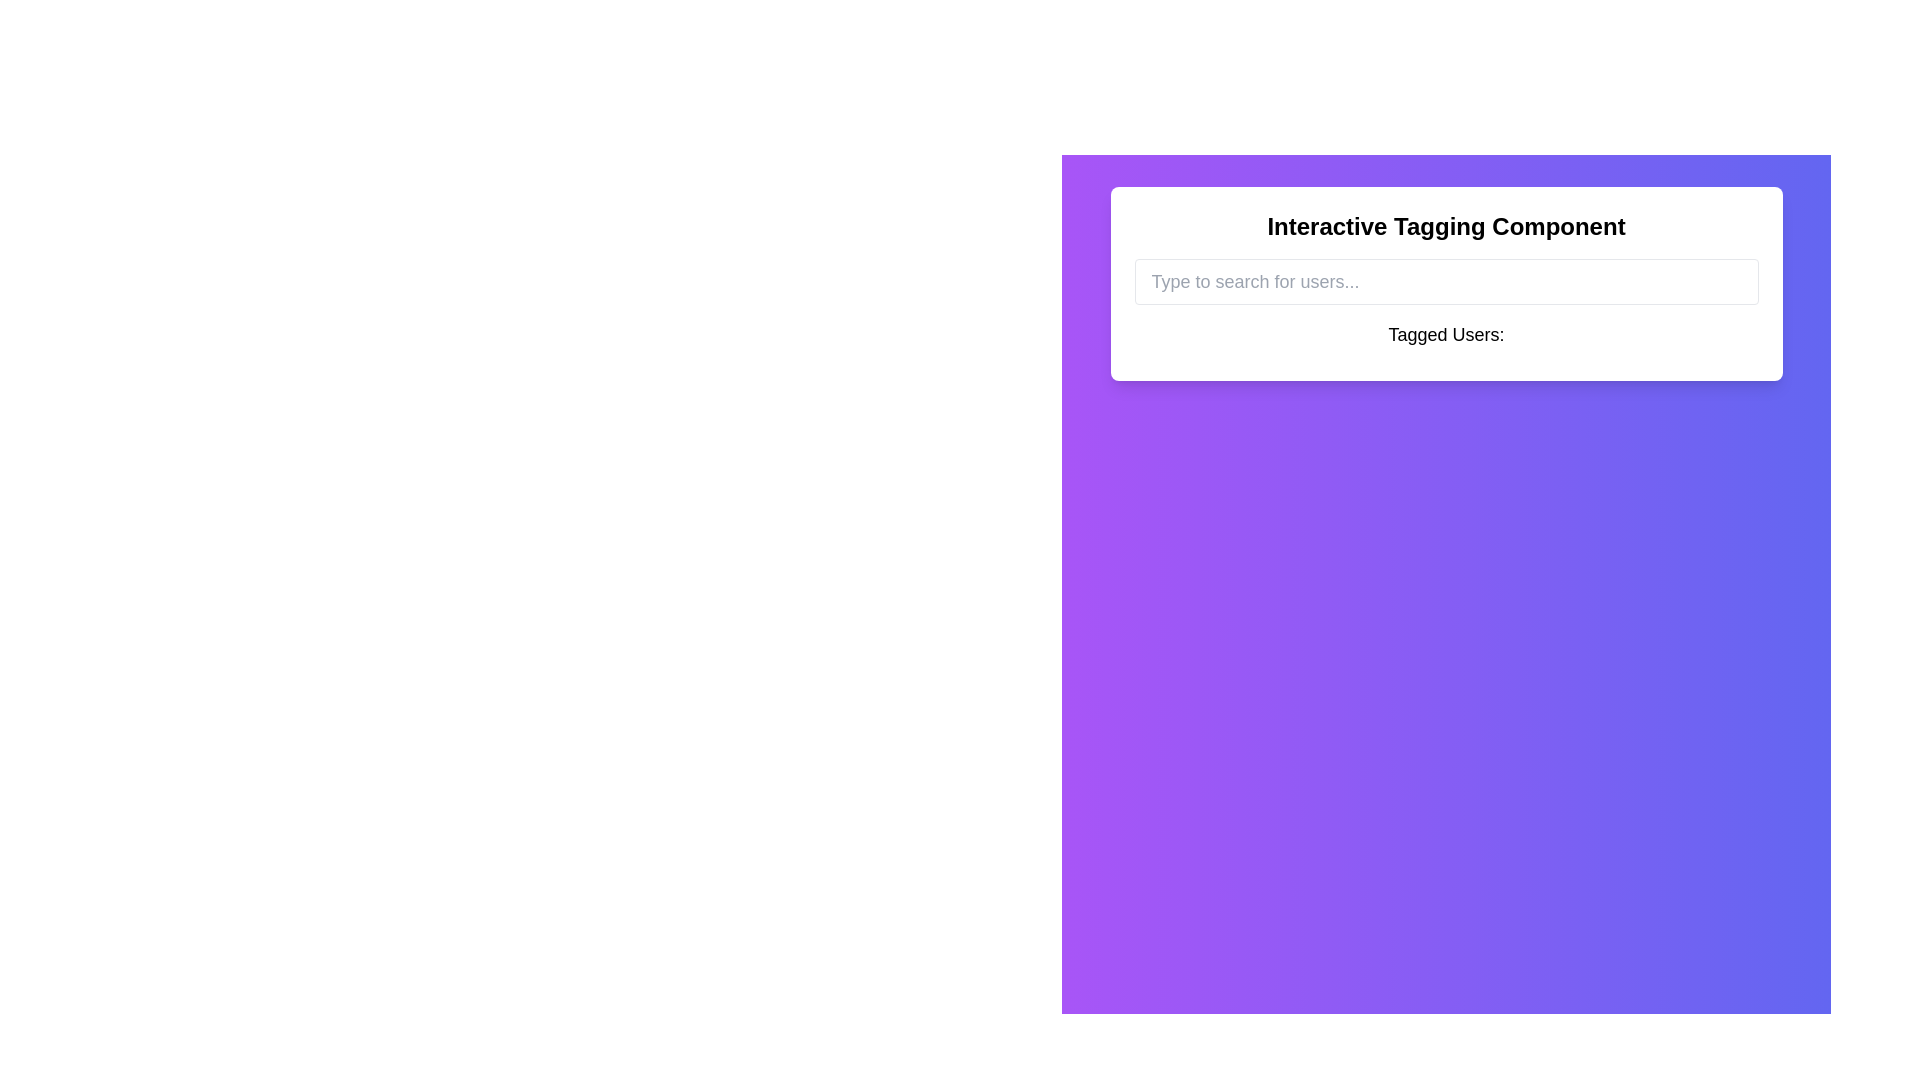 This screenshot has width=1920, height=1080. Describe the element at coordinates (1446, 334) in the screenshot. I see `the centrally aligned Text label indicating the section for tagged users, located below the input field titled 'Type to search for users...'` at that location.